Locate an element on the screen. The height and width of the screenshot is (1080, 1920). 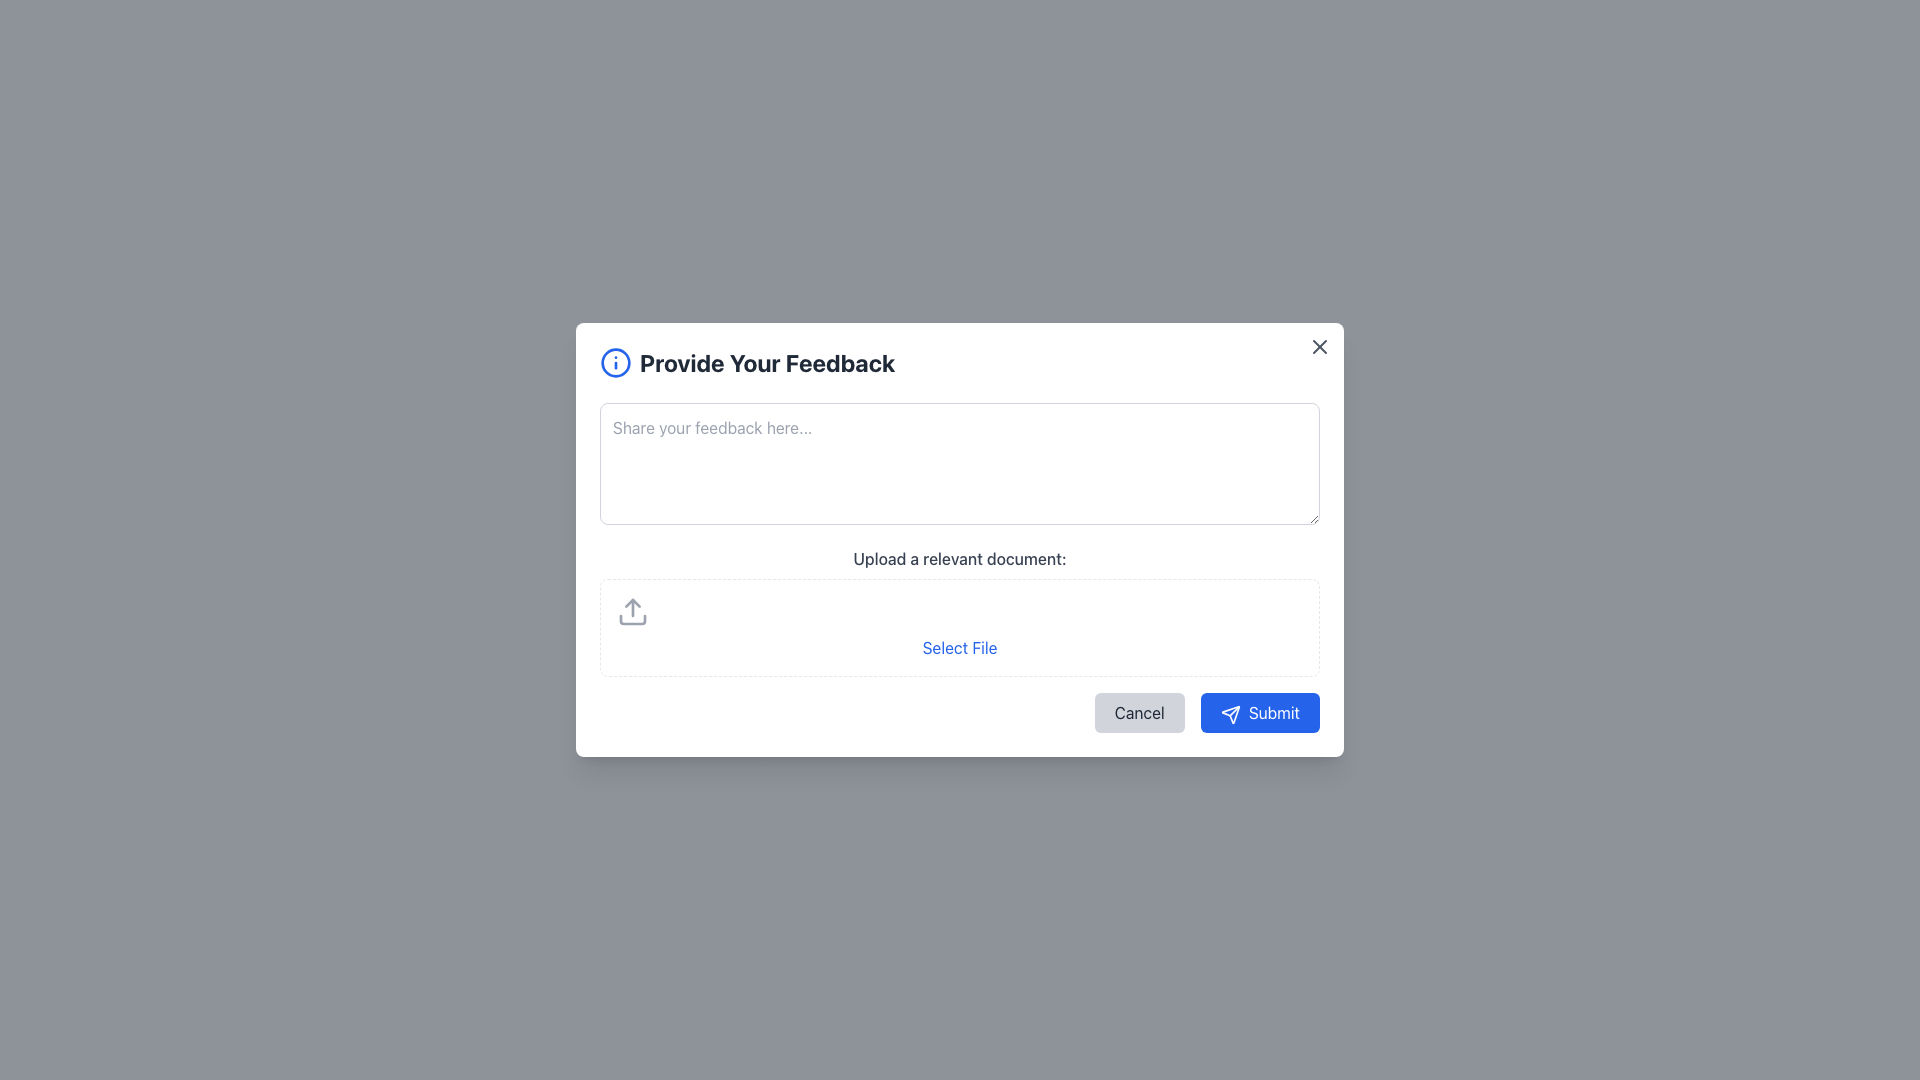
the 'send' button which features a paper airplane icon, located at the bottom right of the modal interface is located at coordinates (1229, 713).